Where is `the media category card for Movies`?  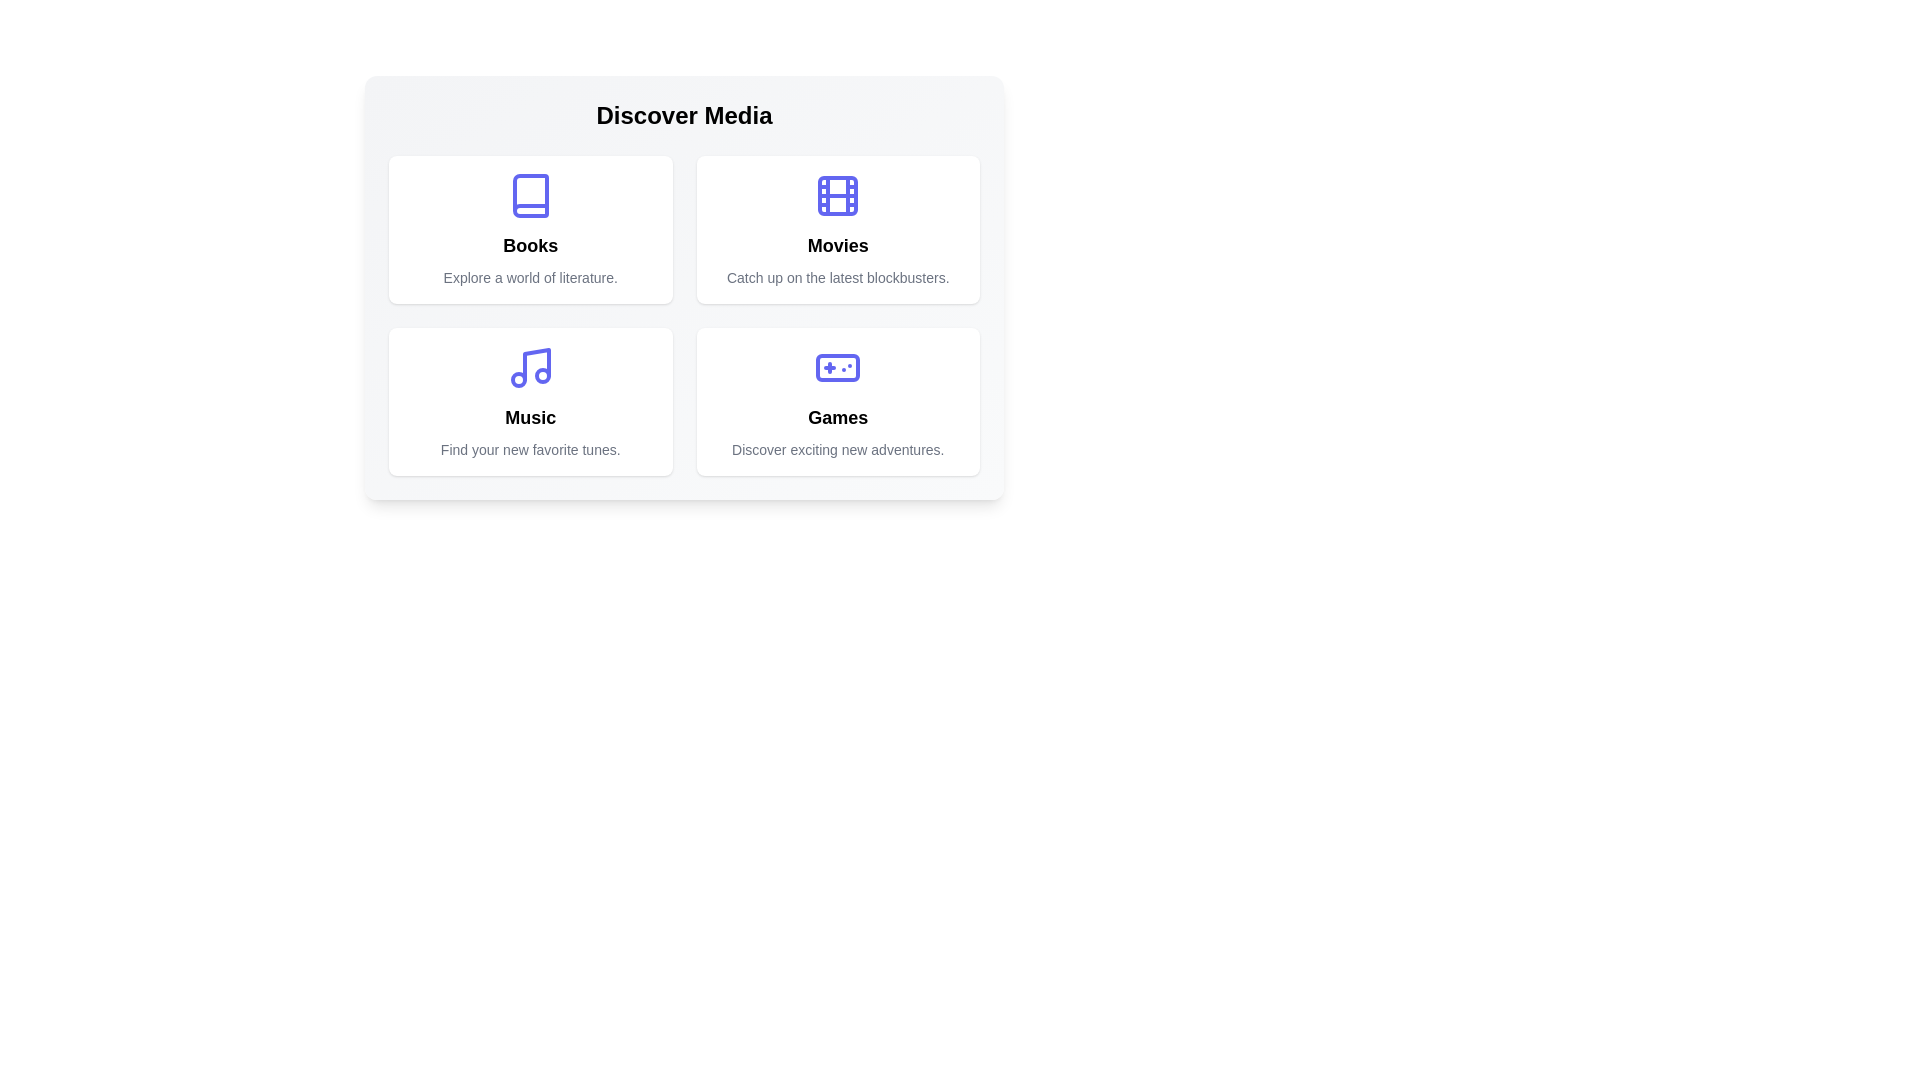 the media category card for Movies is located at coordinates (838, 229).